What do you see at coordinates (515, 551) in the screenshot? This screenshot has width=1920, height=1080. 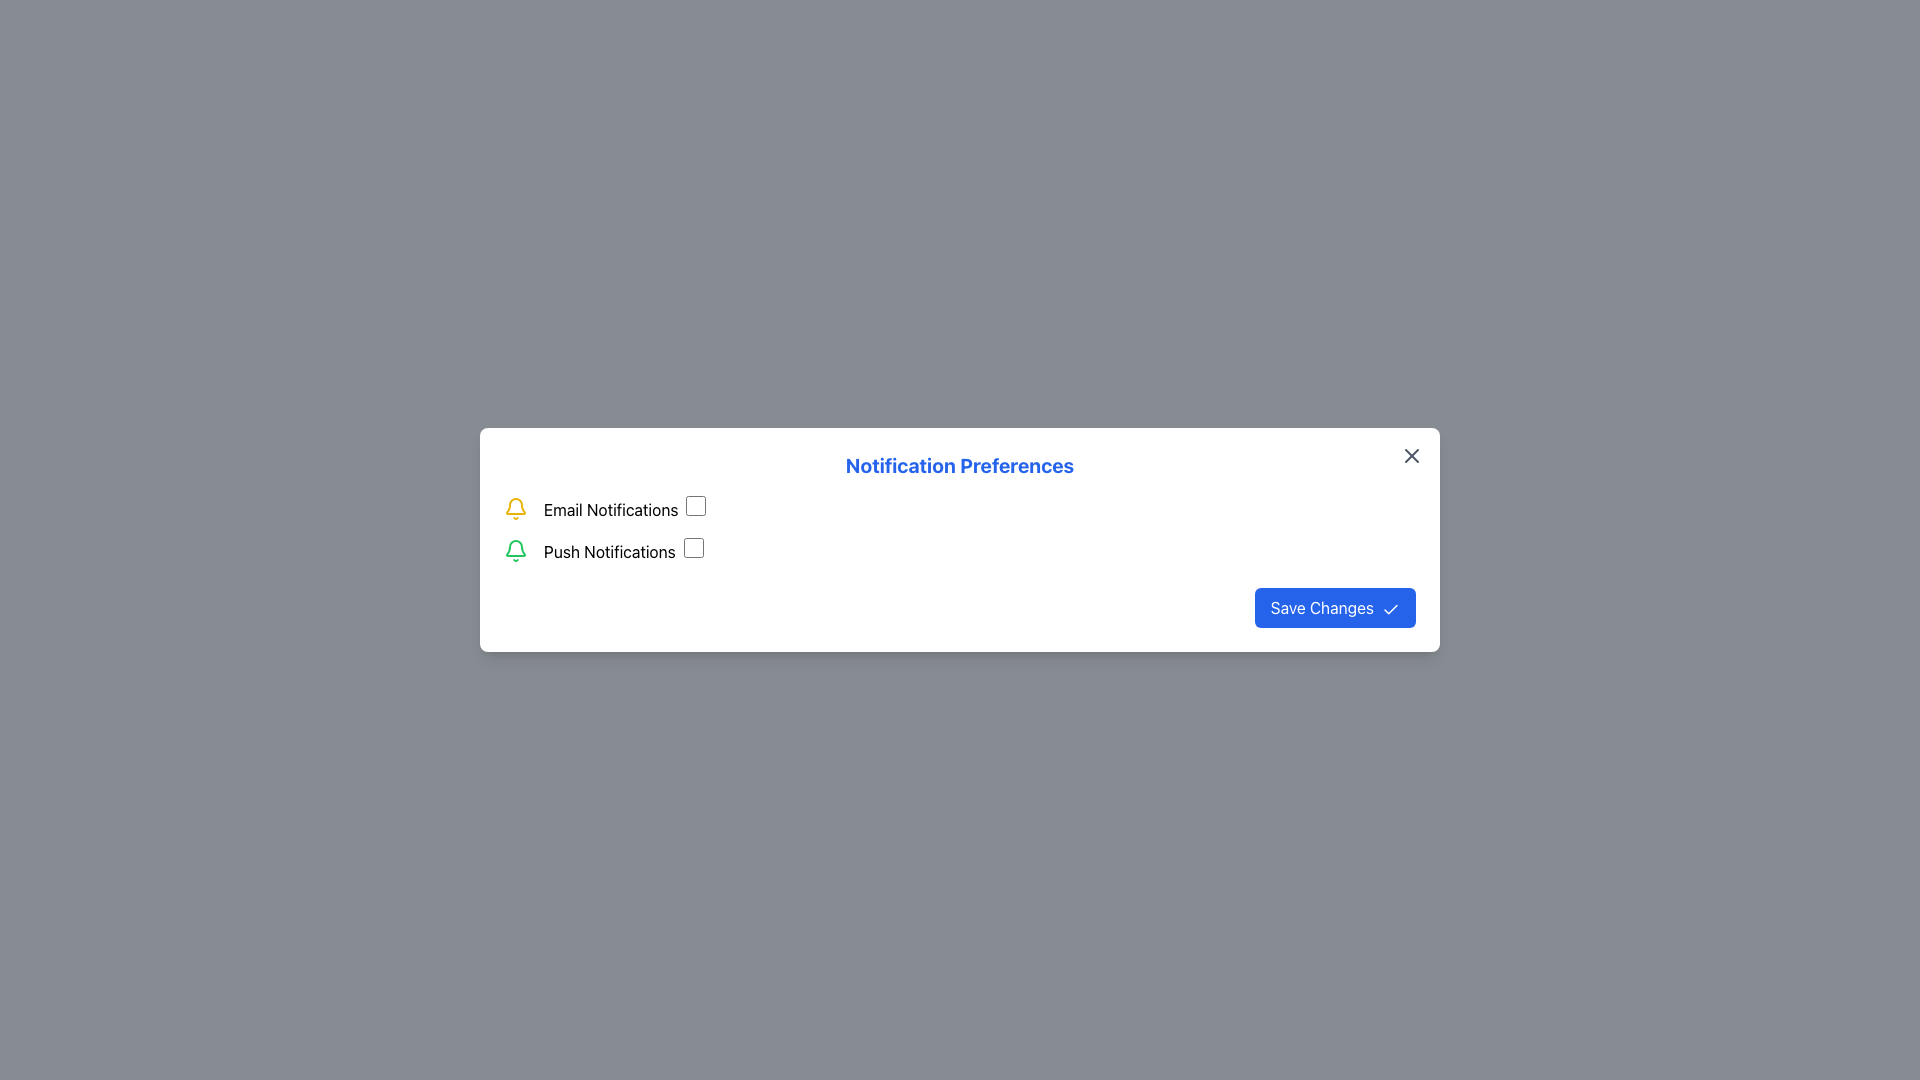 I see `the bell-shaped icon with a green outline located to the left of the checkbox in the 'Push Notifications' row` at bounding box center [515, 551].